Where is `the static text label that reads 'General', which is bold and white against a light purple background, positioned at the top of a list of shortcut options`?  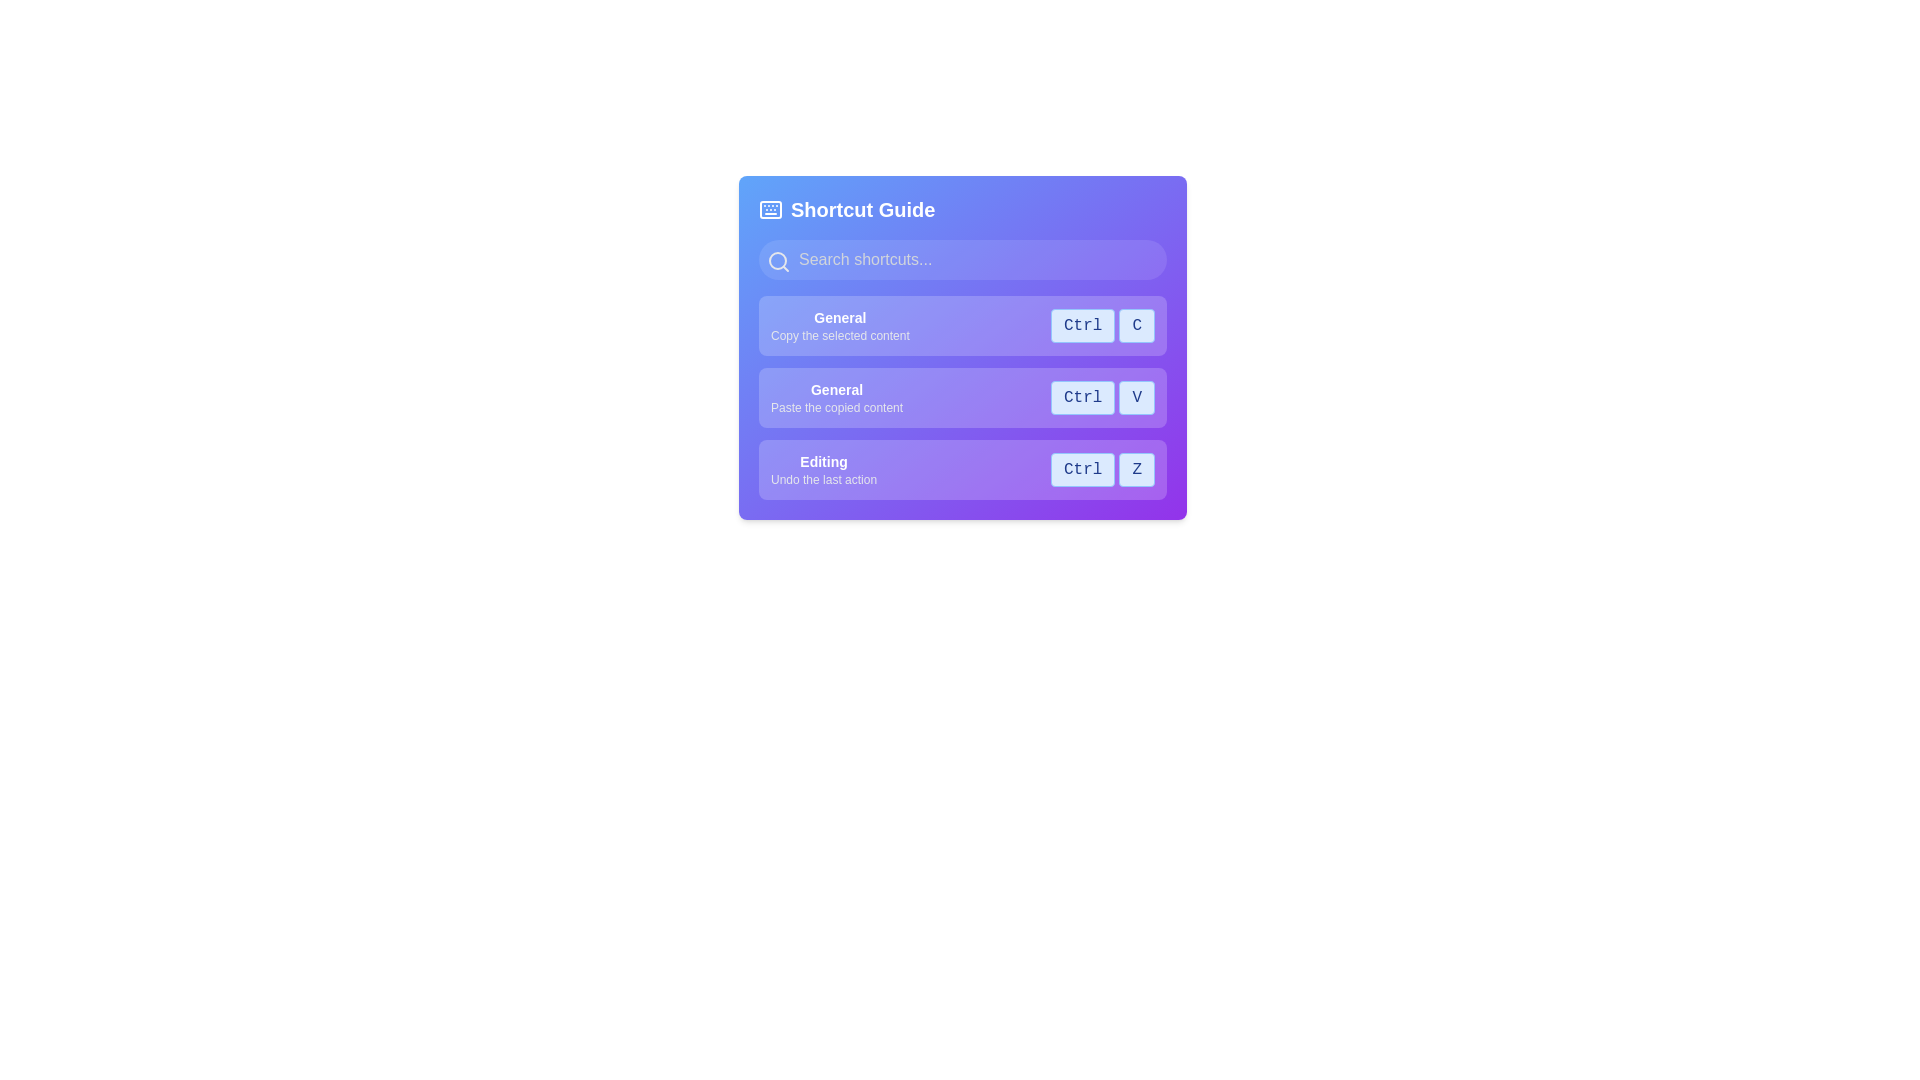
the static text label that reads 'General', which is bold and white against a light purple background, positioned at the top of a list of shortcut options is located at coordinates (840, 316).